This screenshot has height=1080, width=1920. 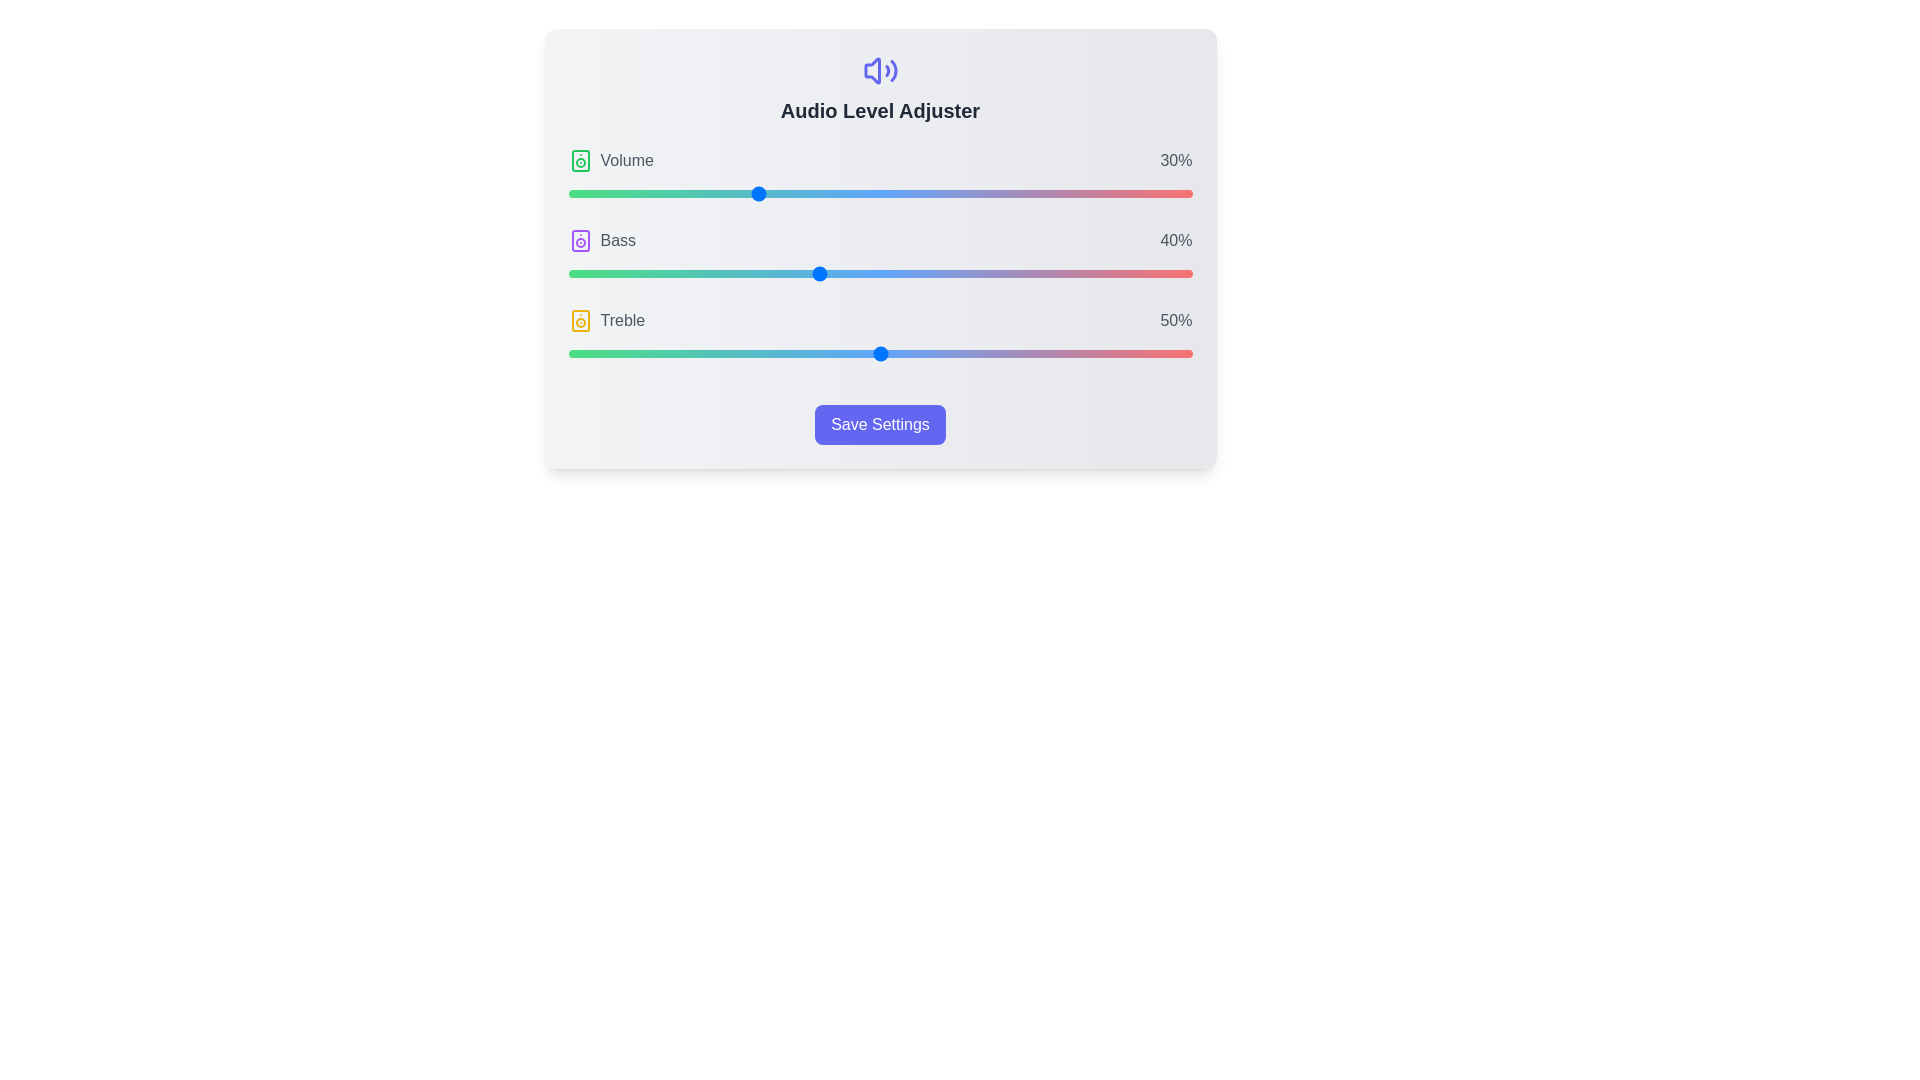 What do you see at coordinates (754, 353) in the screenshot?
I see `the Treble slider to 30%` at bounding box center [754, 353].